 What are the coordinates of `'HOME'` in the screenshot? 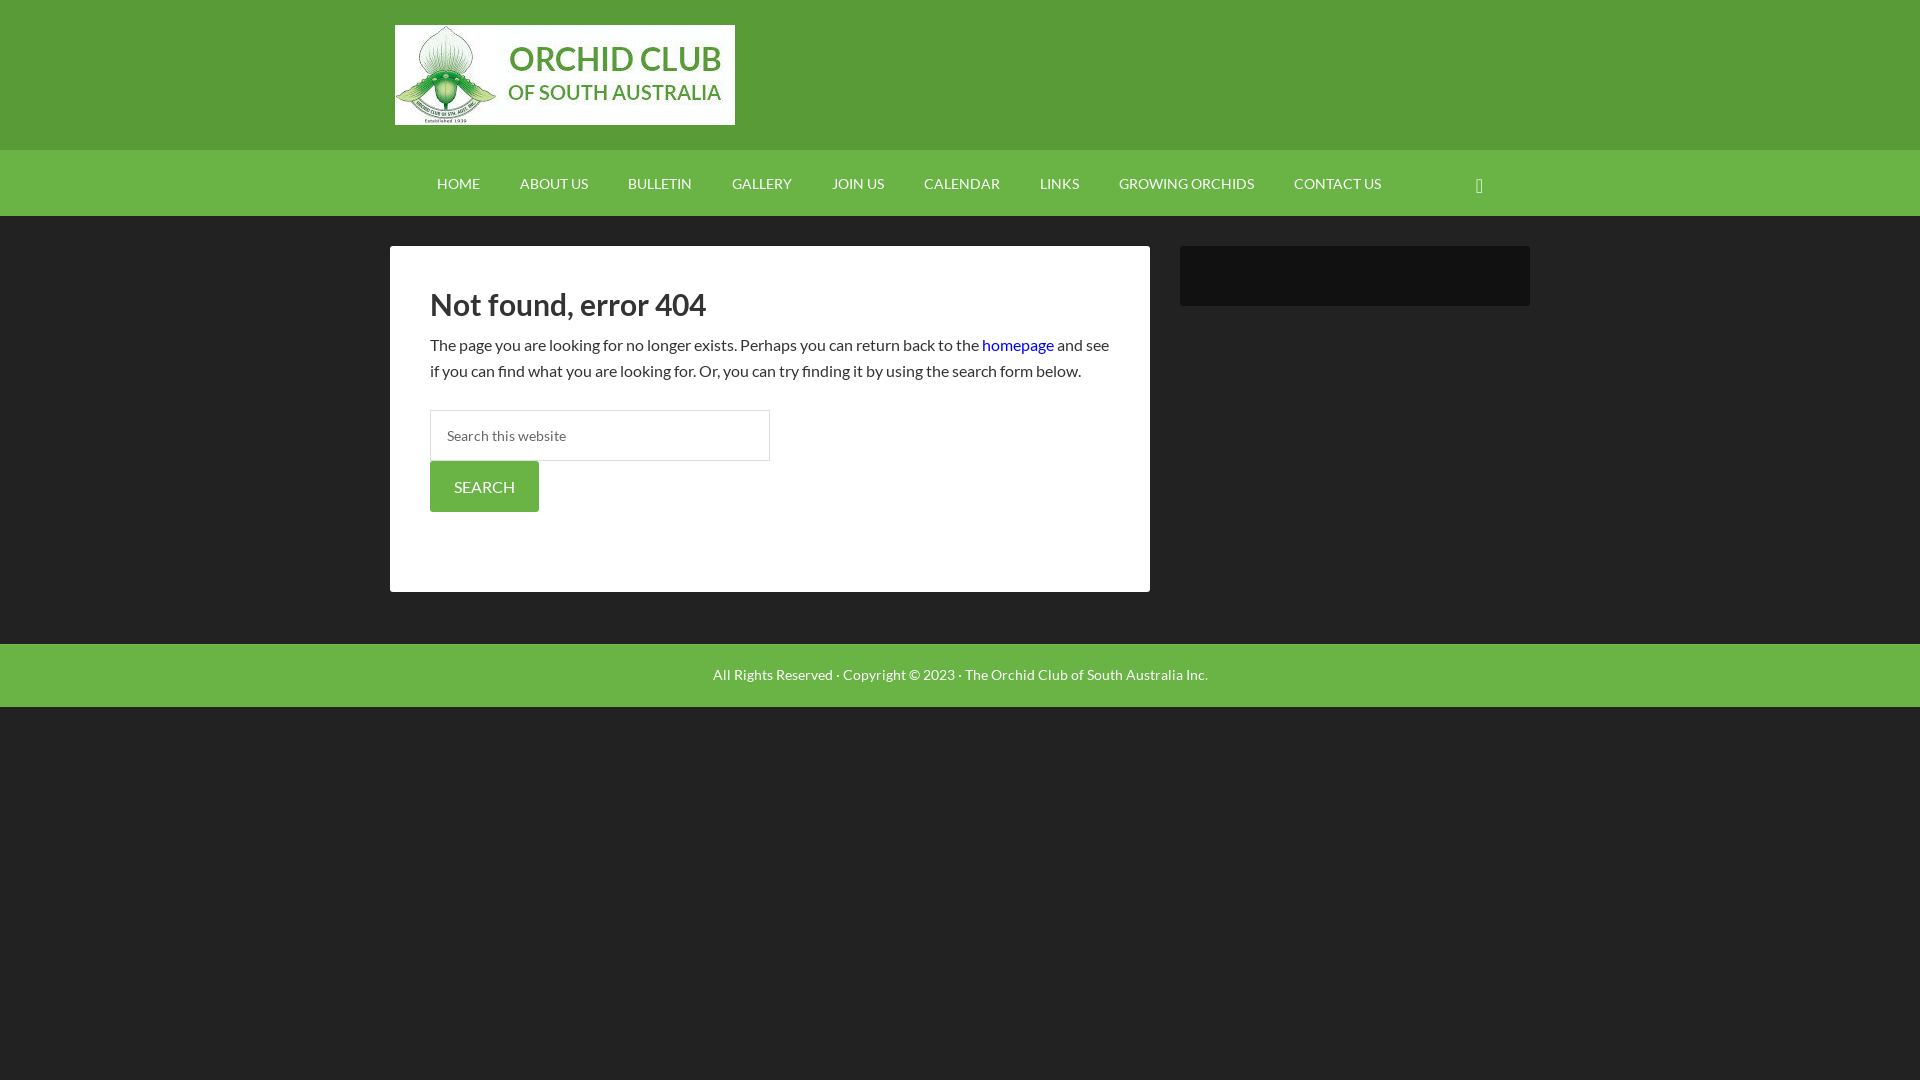 It's located at (457, 182).